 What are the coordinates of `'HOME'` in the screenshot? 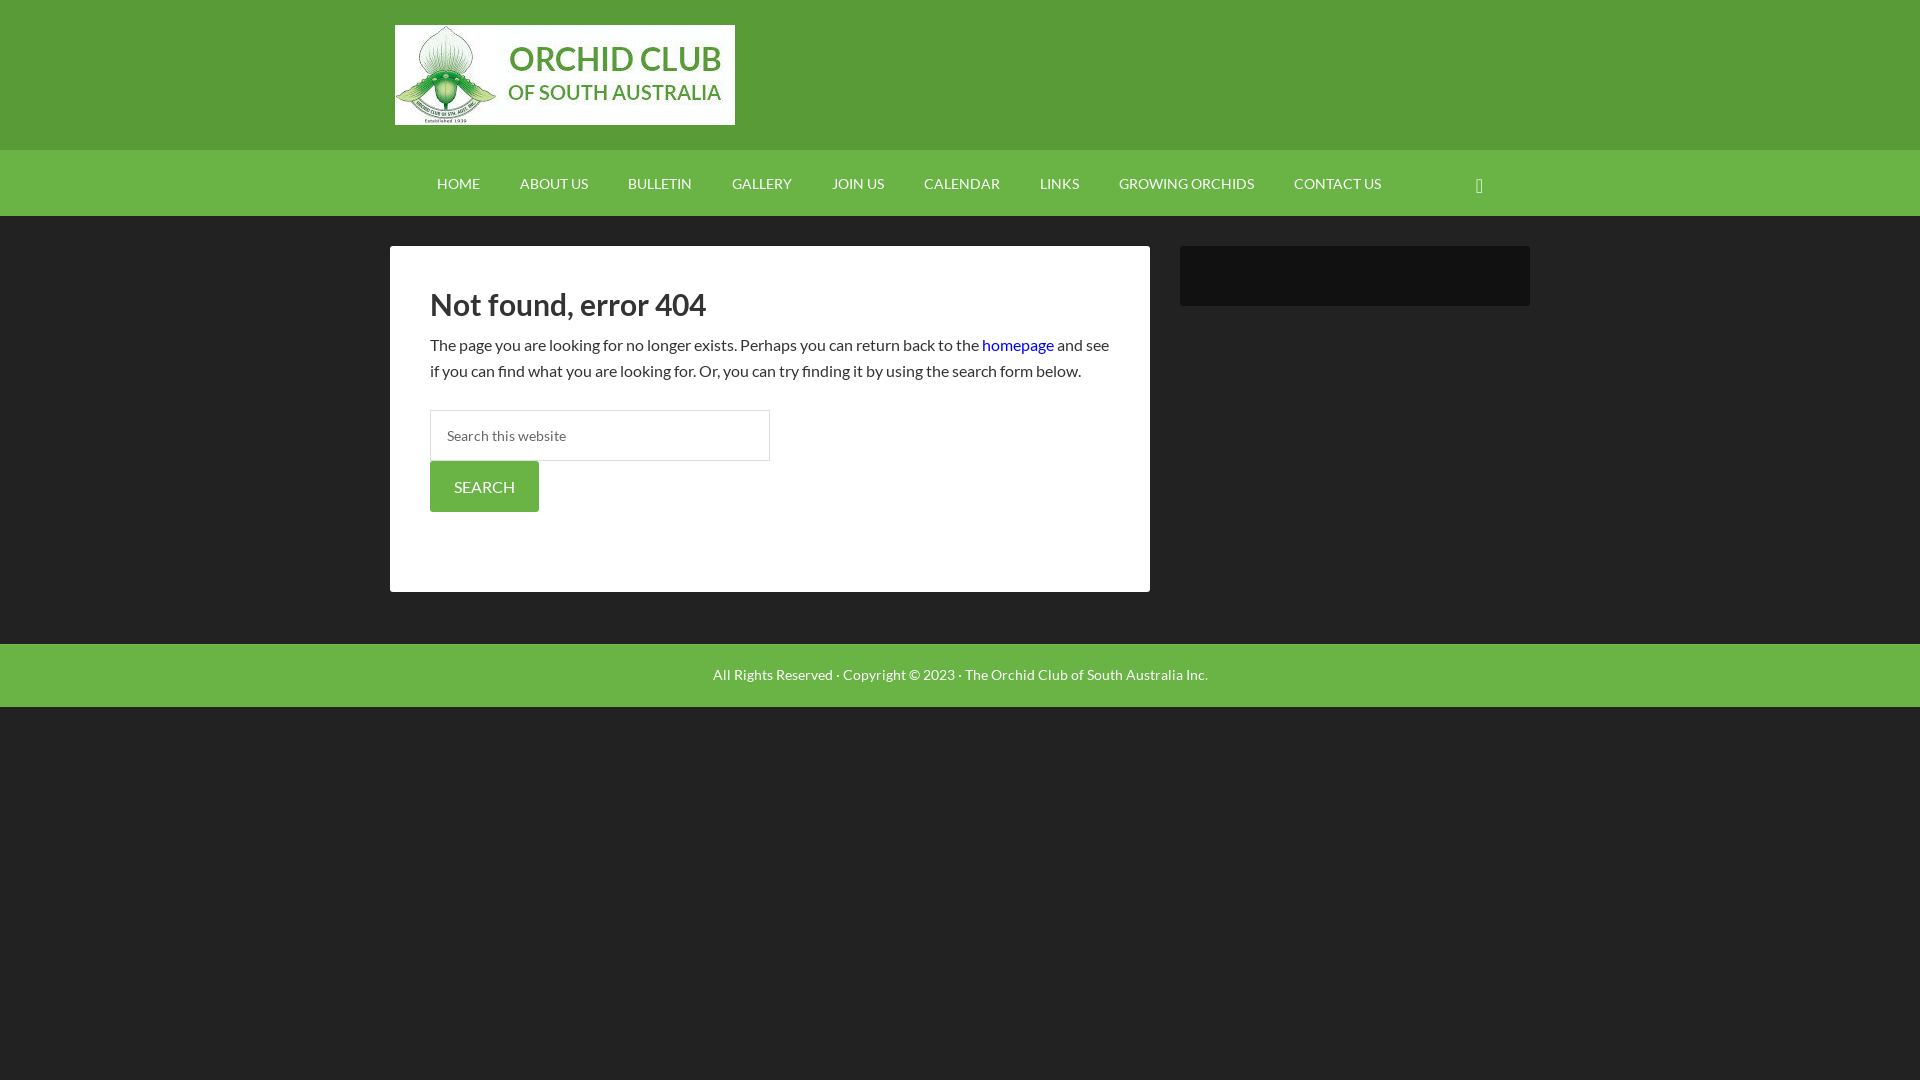 It's located at (457, 182).